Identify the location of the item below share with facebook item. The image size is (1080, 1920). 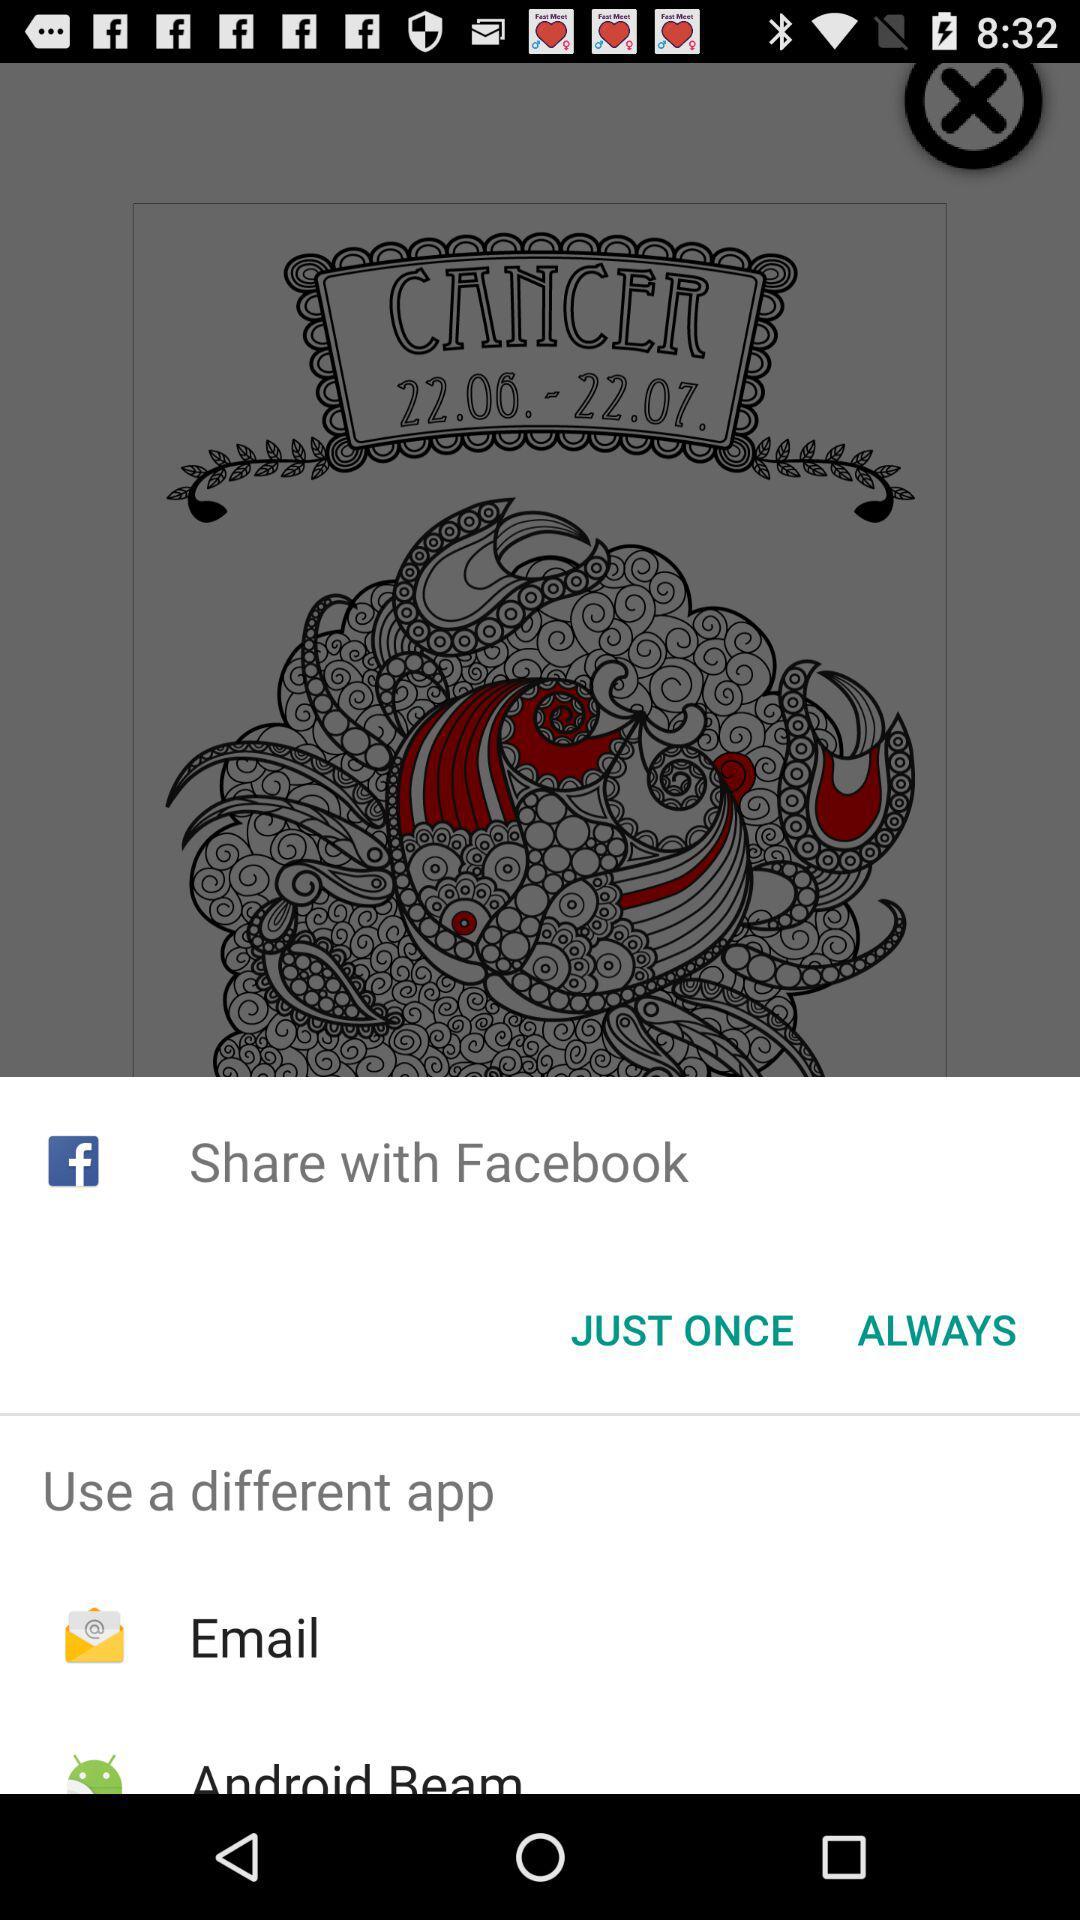
(937, 1329).